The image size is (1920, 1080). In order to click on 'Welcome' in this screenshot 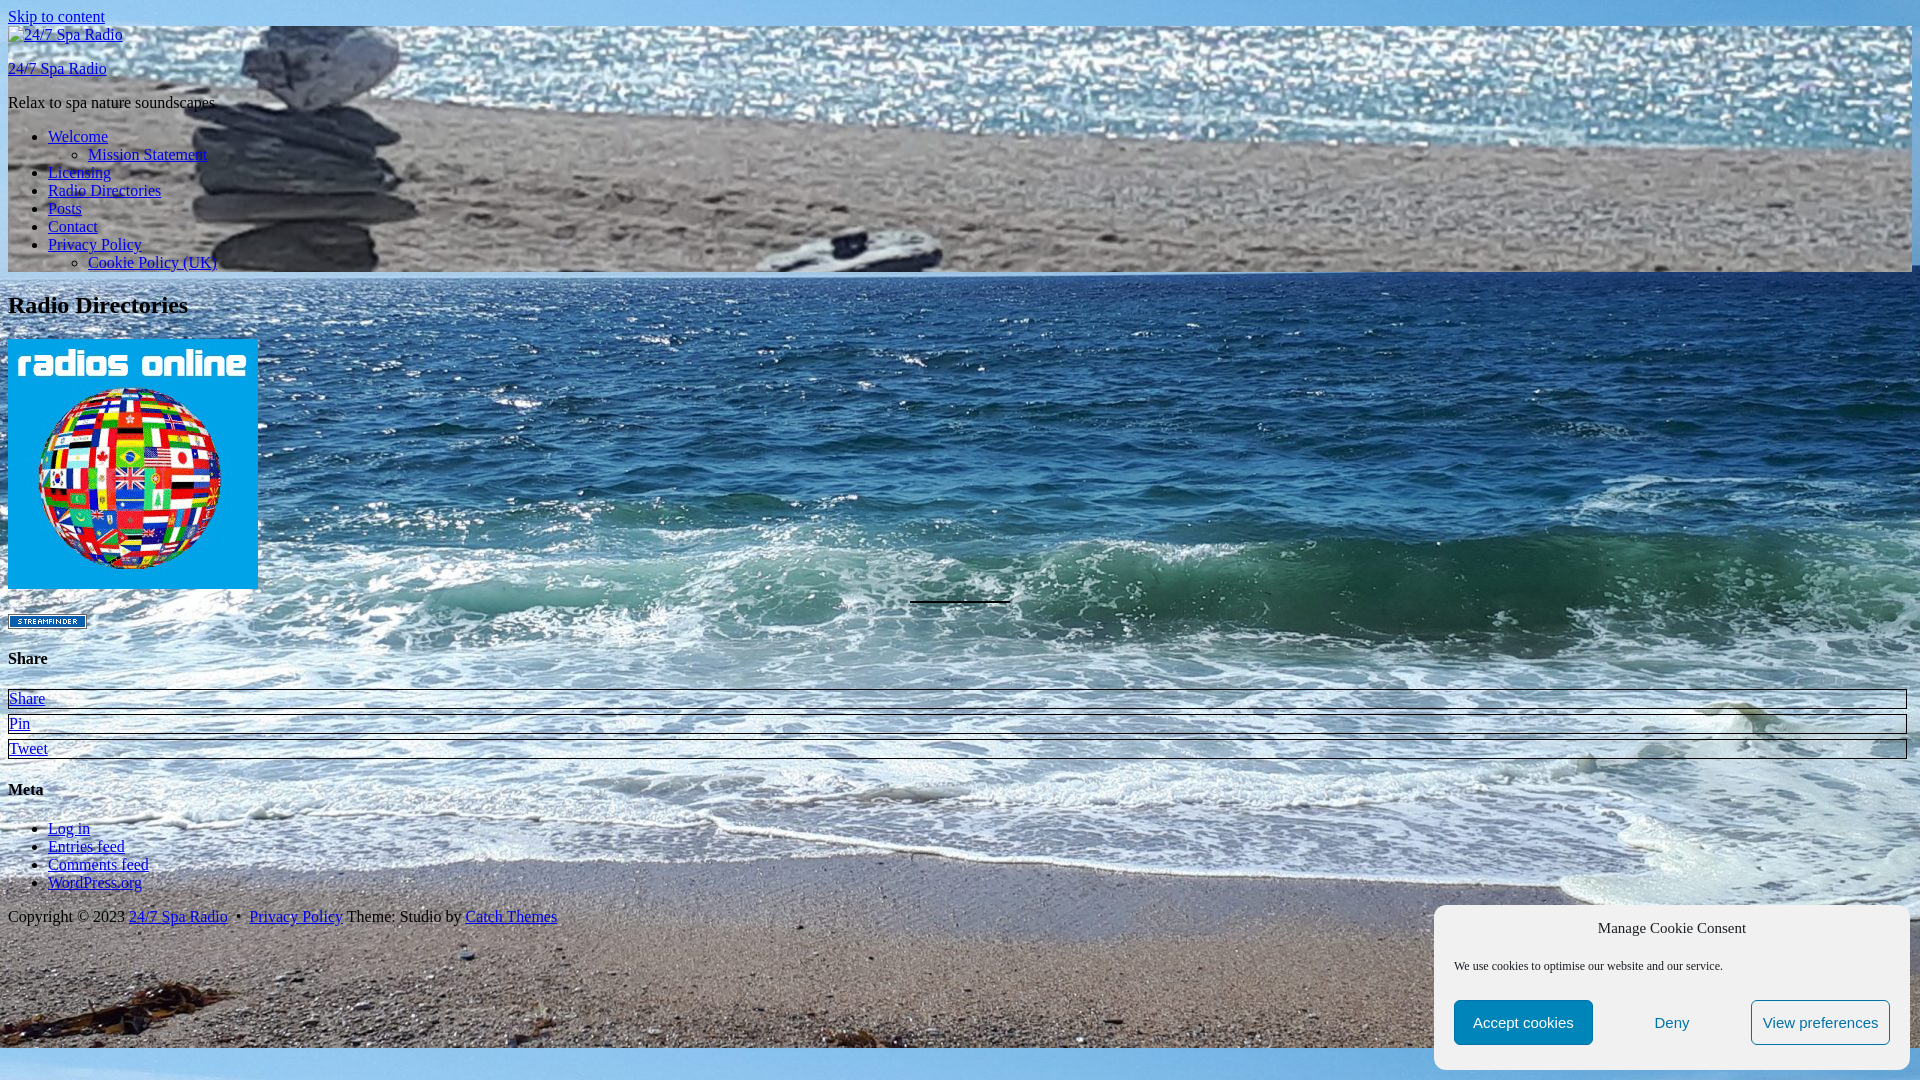, I will do `click(77, 135)`.